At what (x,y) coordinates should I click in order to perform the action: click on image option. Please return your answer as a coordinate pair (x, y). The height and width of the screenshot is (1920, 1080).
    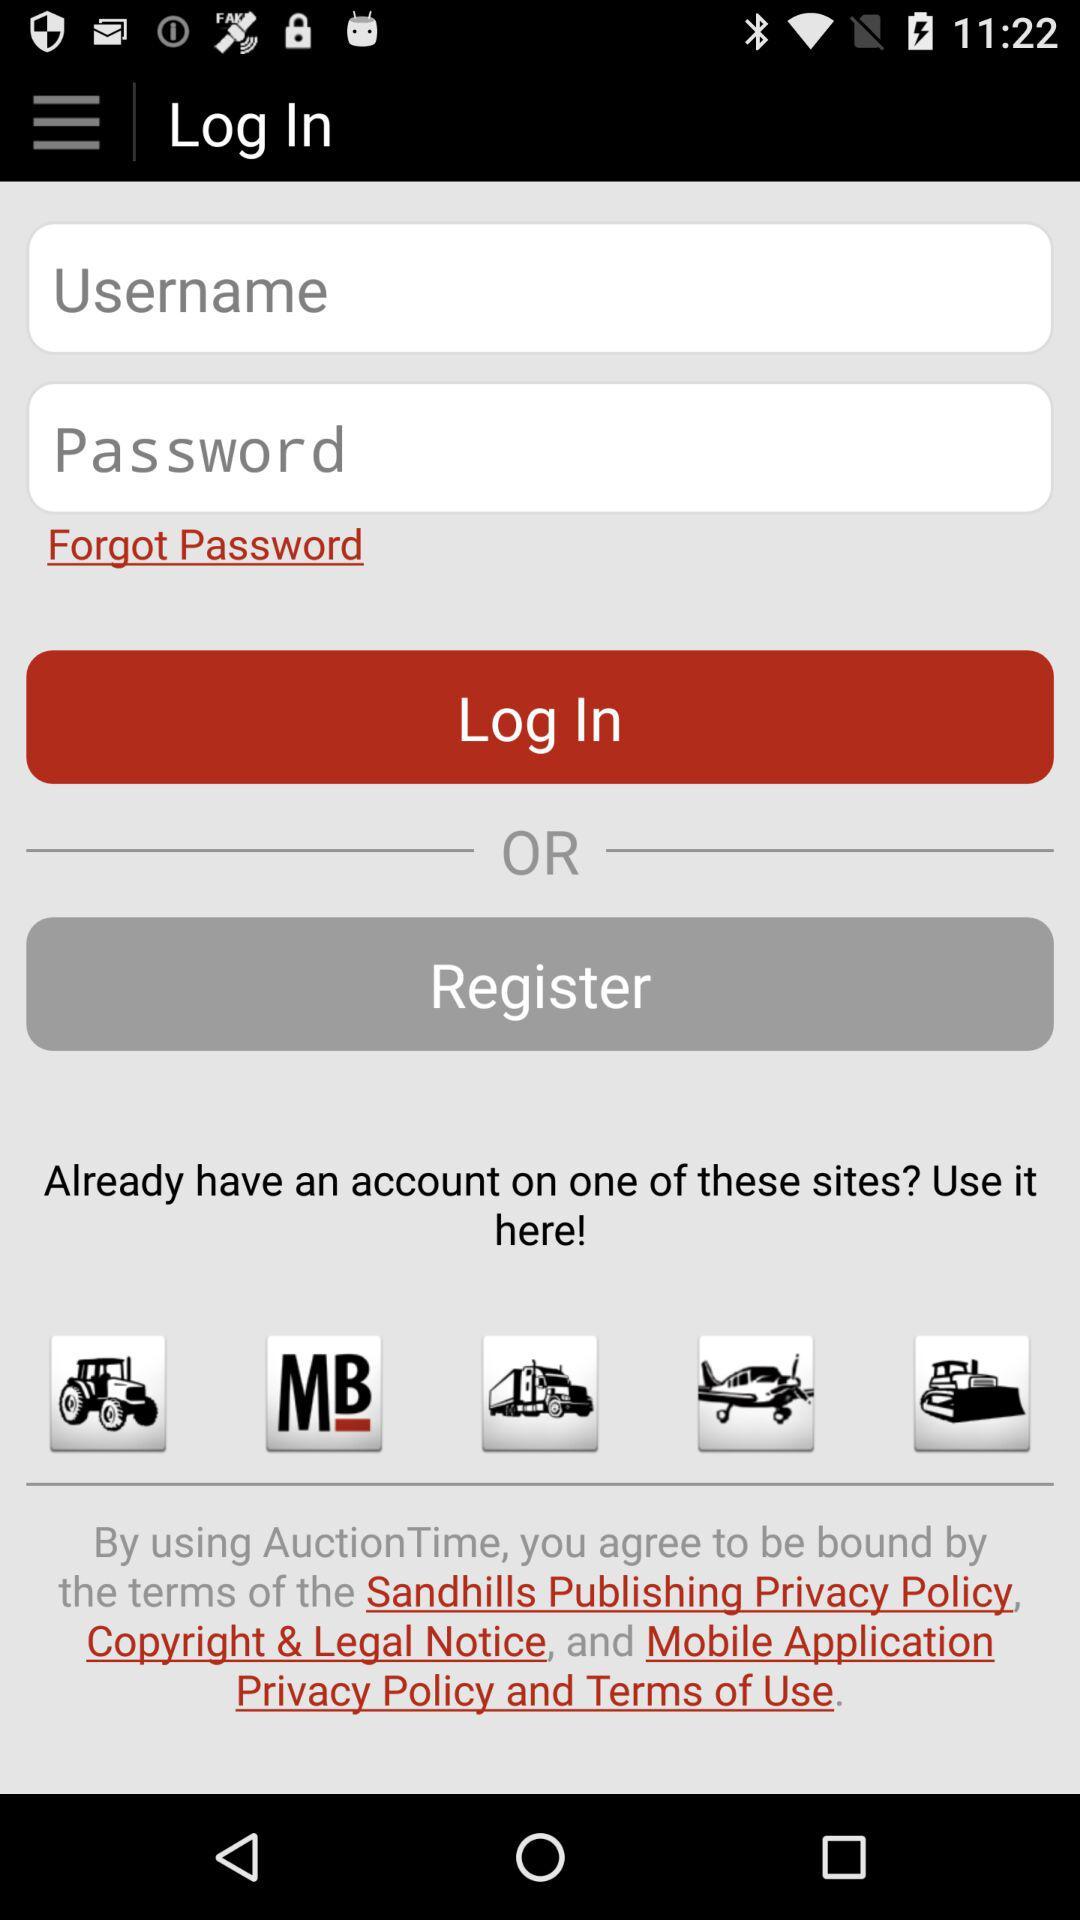
    Looking at the image, I should click on (756, 1392).